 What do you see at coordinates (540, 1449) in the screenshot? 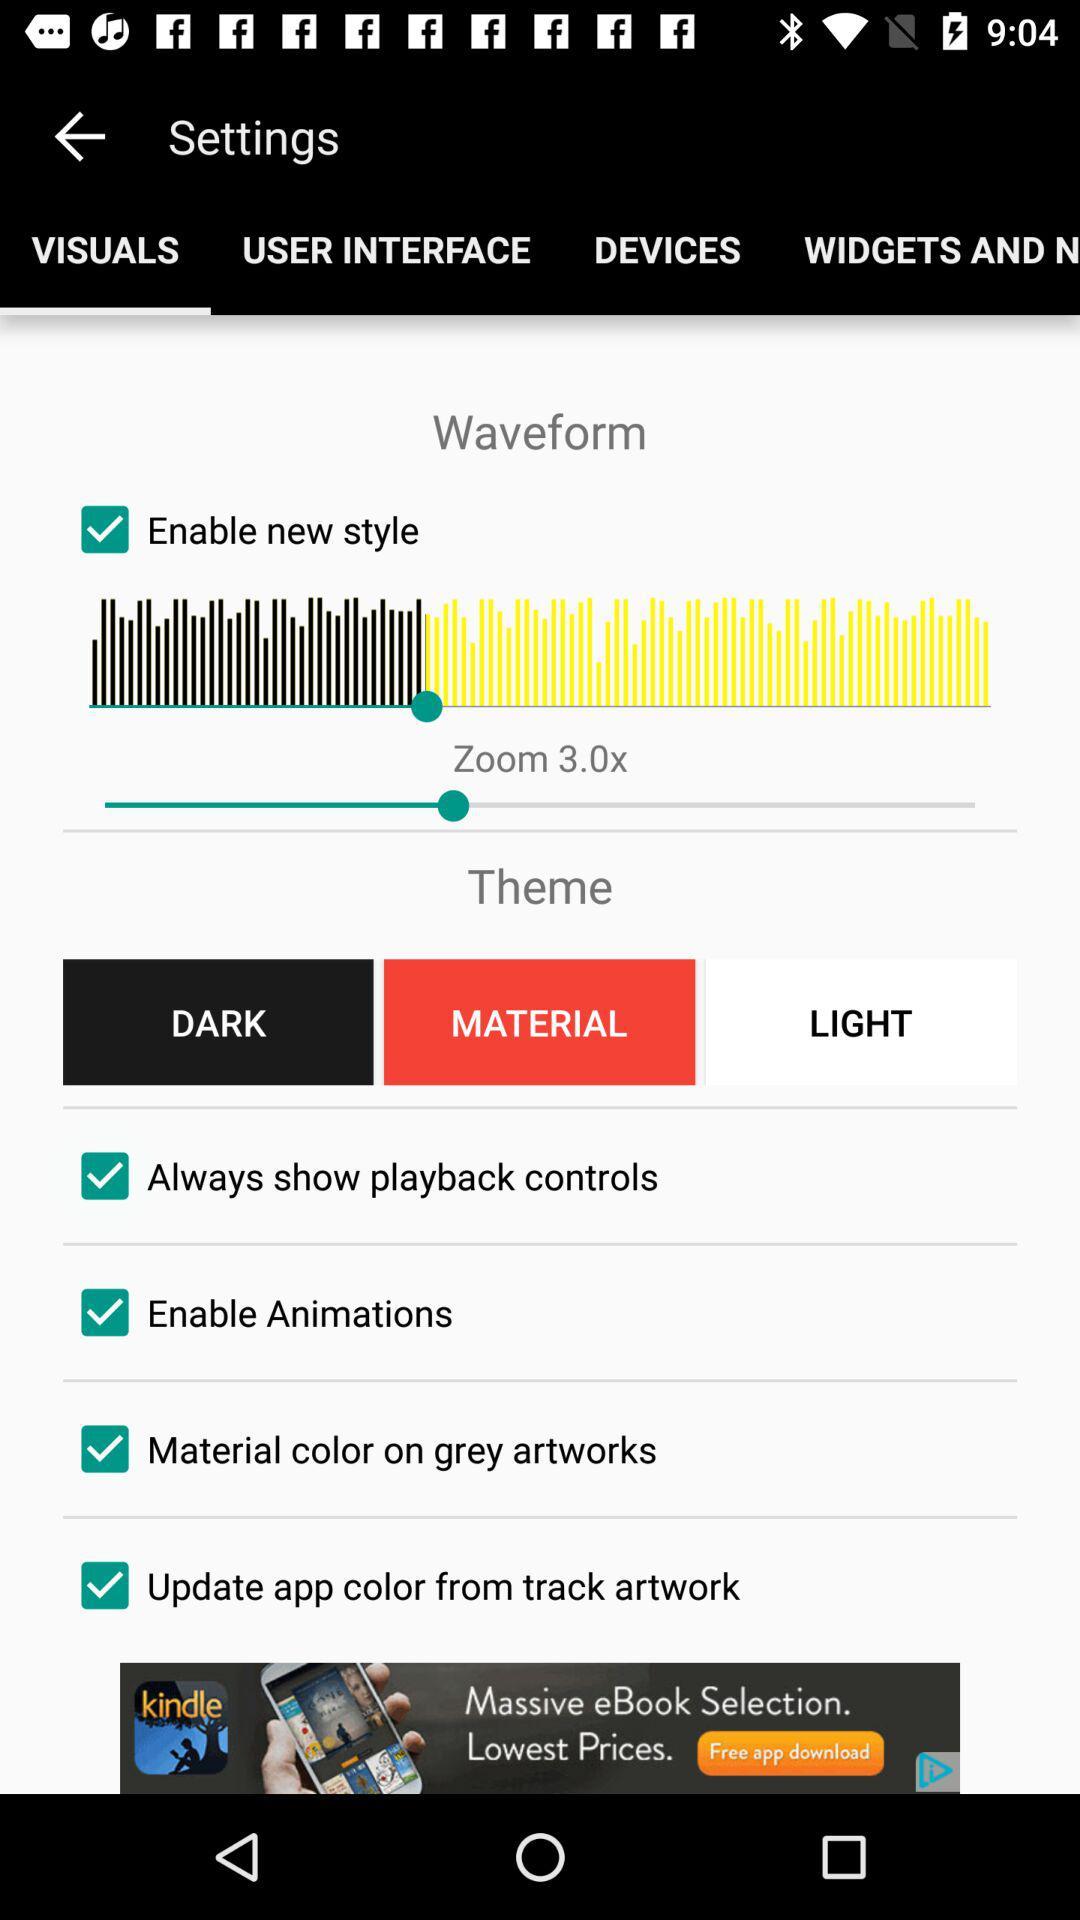
I see `the fourth check box` at bounding box center [540, 1449].